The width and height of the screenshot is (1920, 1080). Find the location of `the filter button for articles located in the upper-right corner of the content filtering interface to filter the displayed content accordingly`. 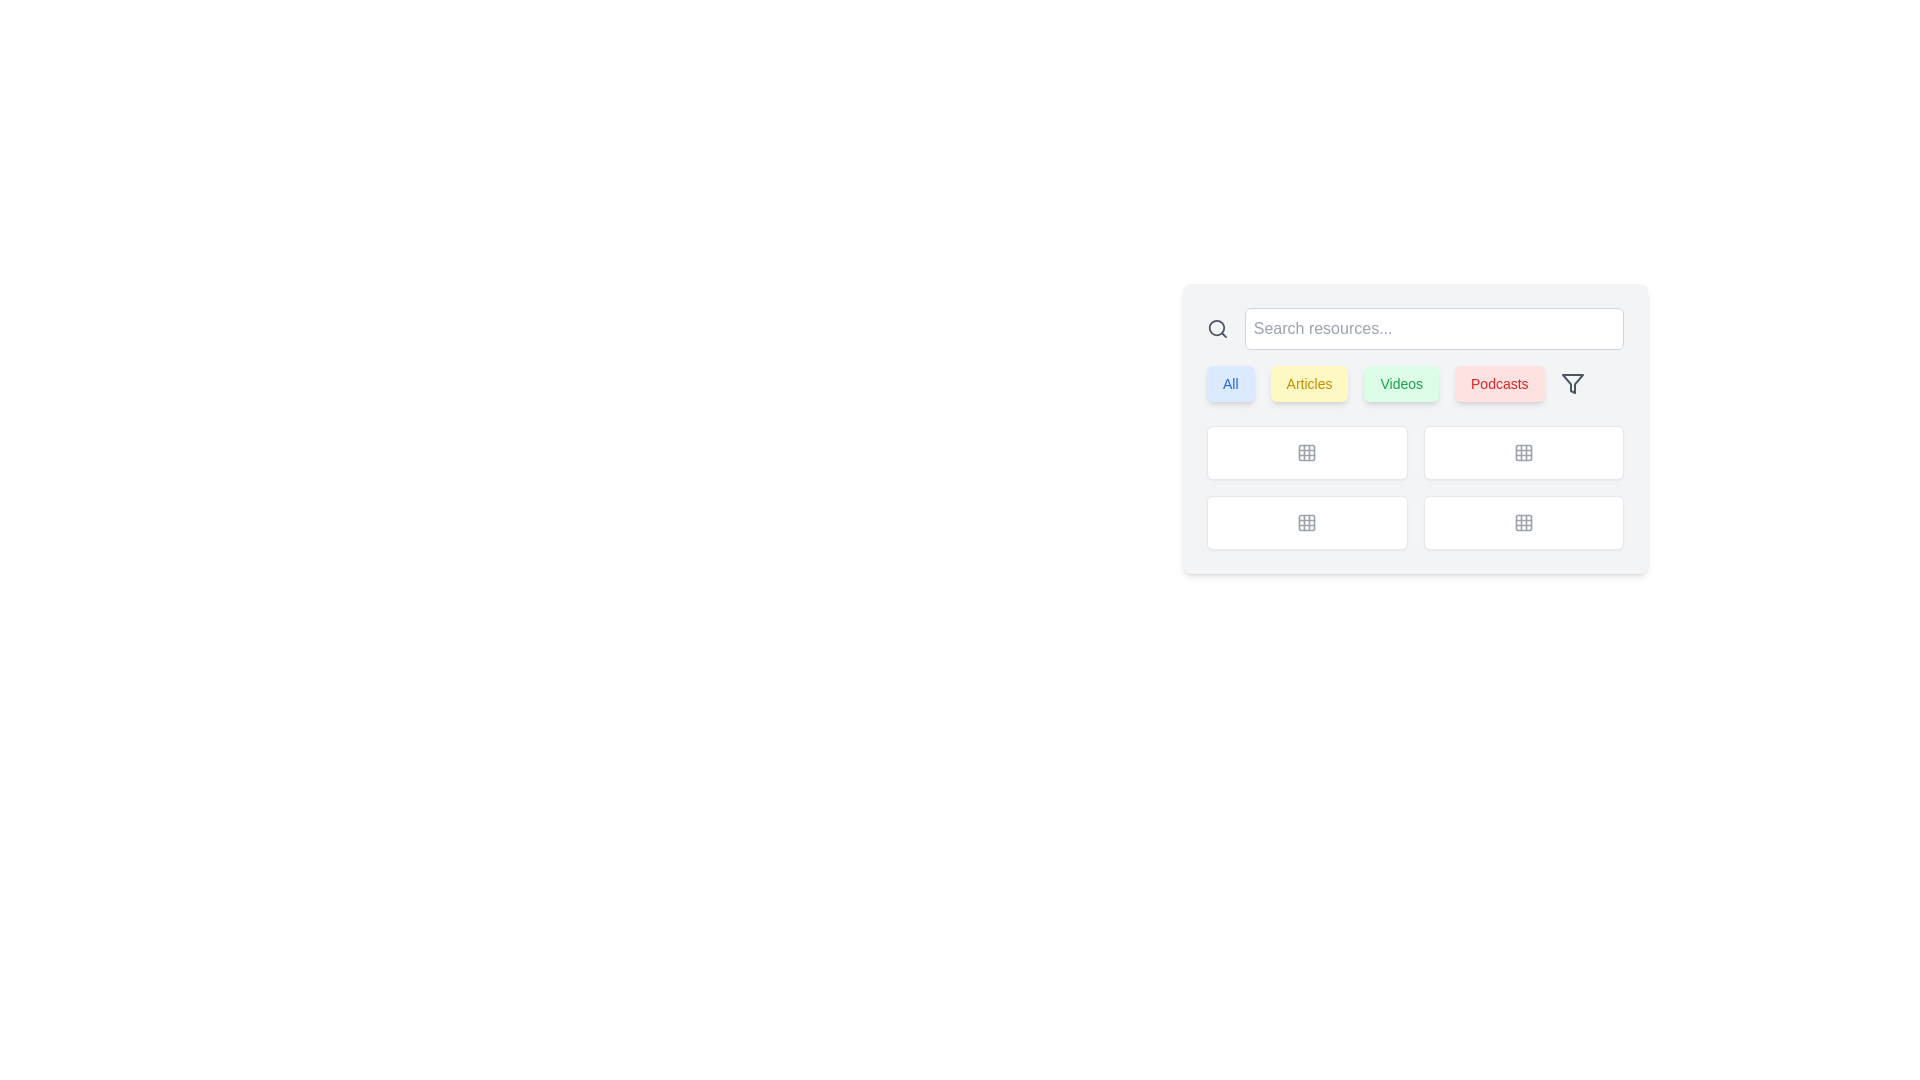

the filter button for articles located in the upper-right corner of the content filtering interface to filter the displayed content accordingly is located at coordinates (1309, 384).